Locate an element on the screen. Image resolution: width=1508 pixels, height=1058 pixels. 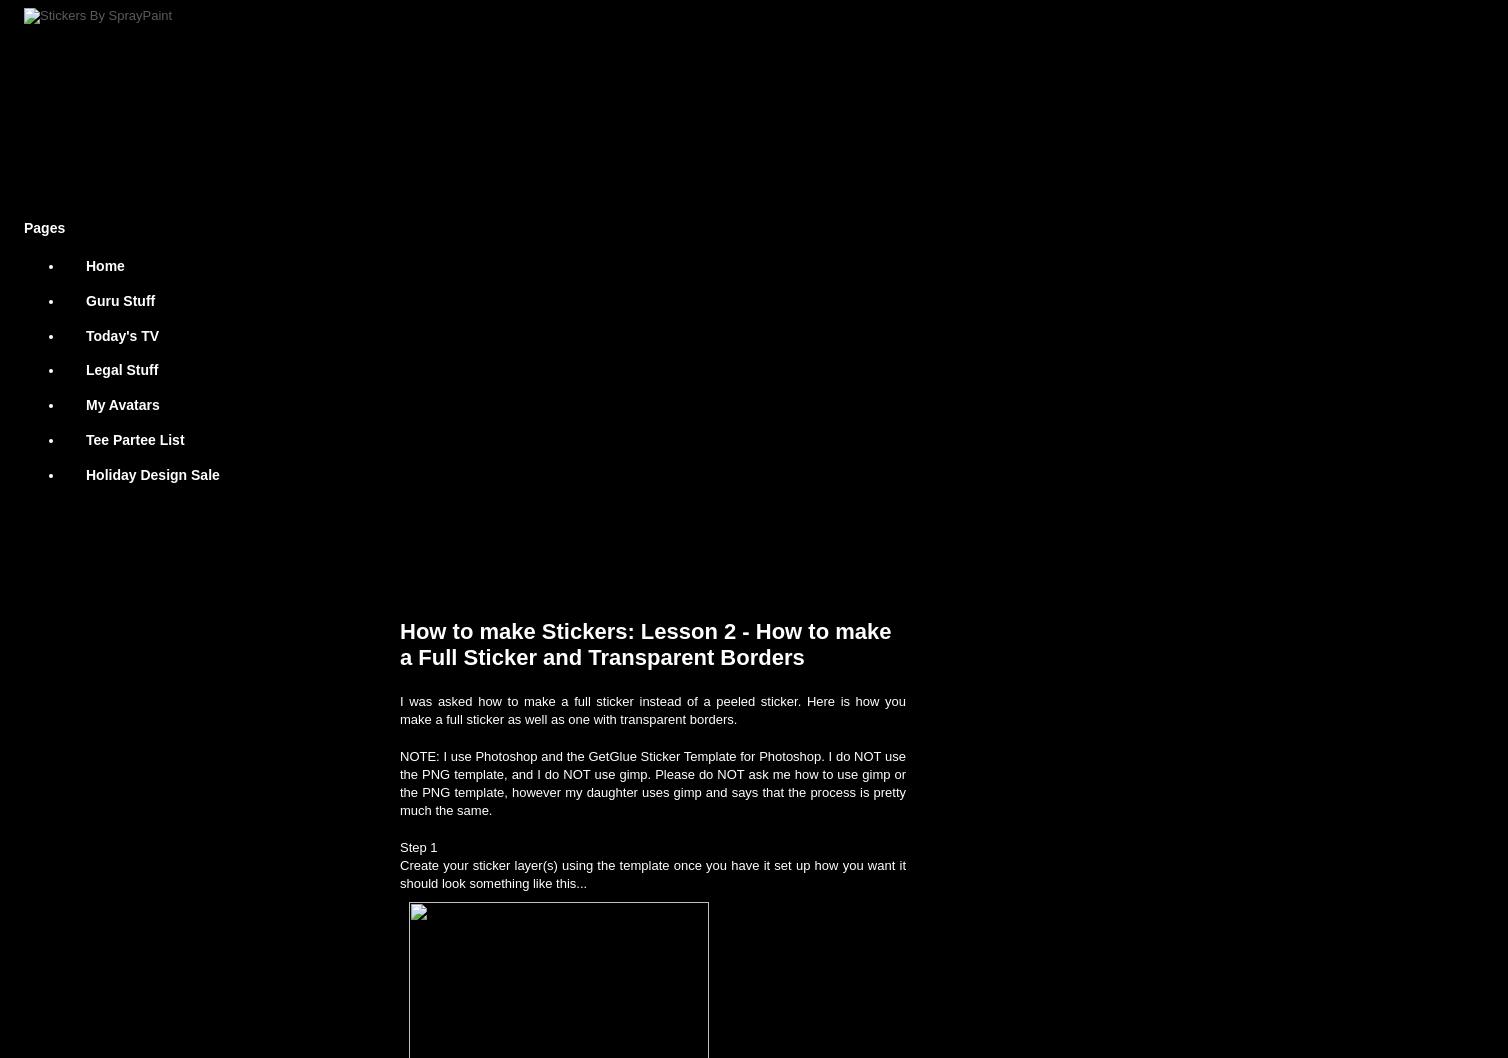
'Pages' is located at coordinates (23, 227).